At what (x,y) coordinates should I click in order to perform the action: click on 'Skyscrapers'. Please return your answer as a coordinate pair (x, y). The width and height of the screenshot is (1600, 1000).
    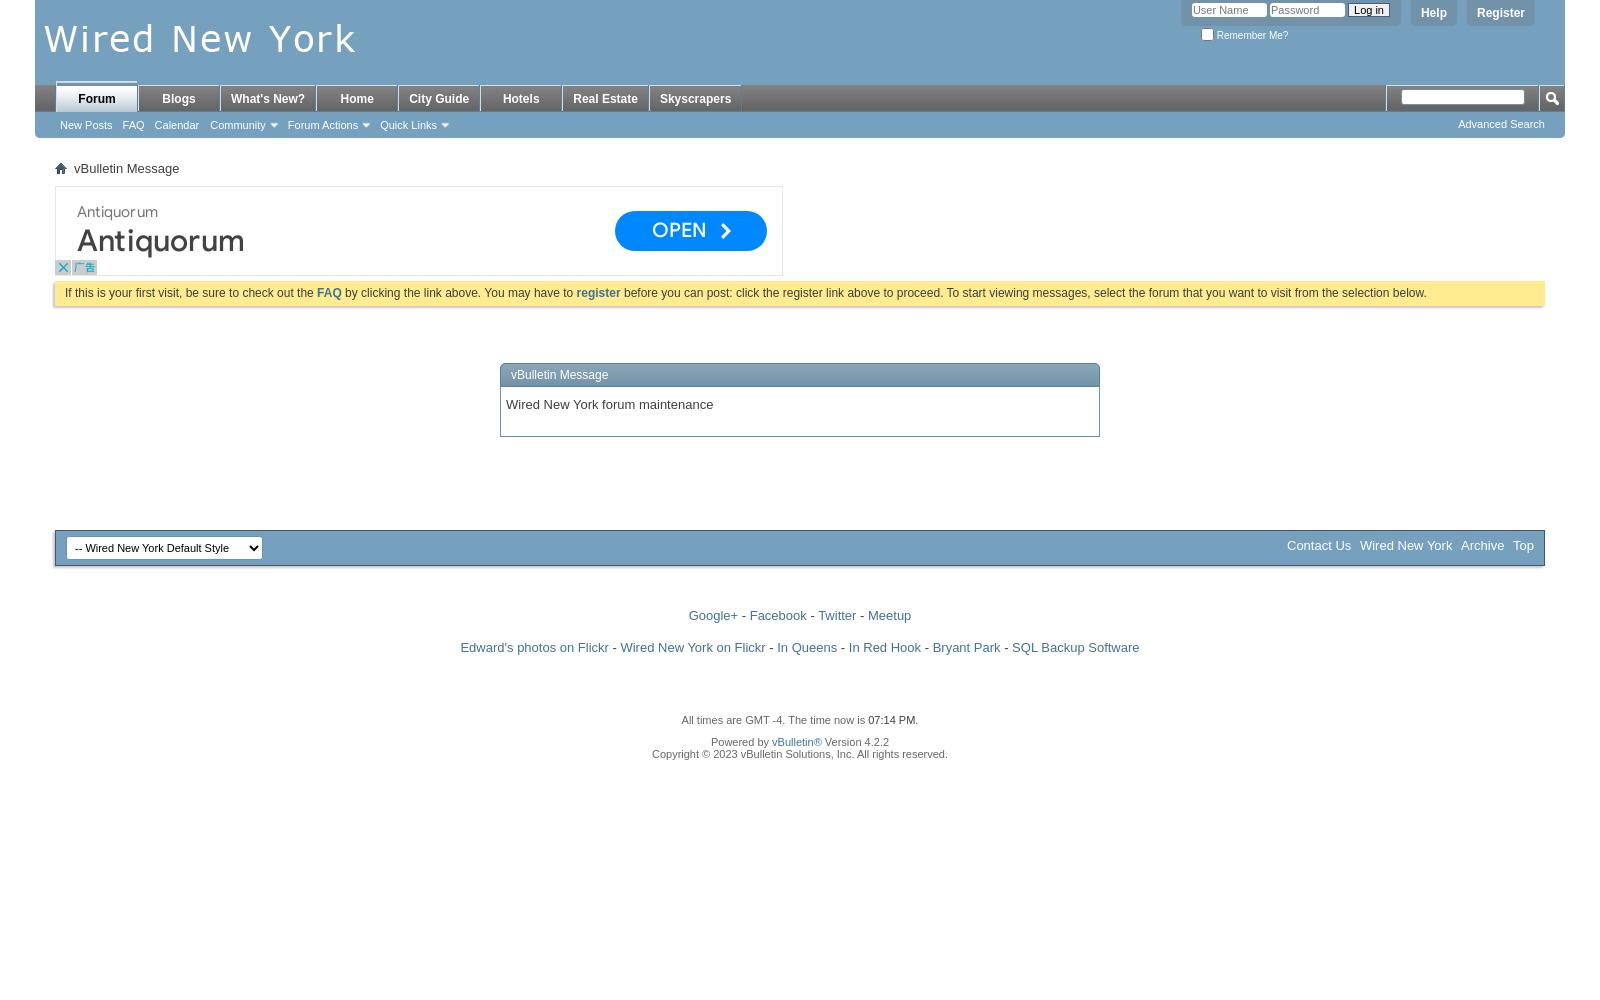
    Looking at the image, I should click on (695, 98).